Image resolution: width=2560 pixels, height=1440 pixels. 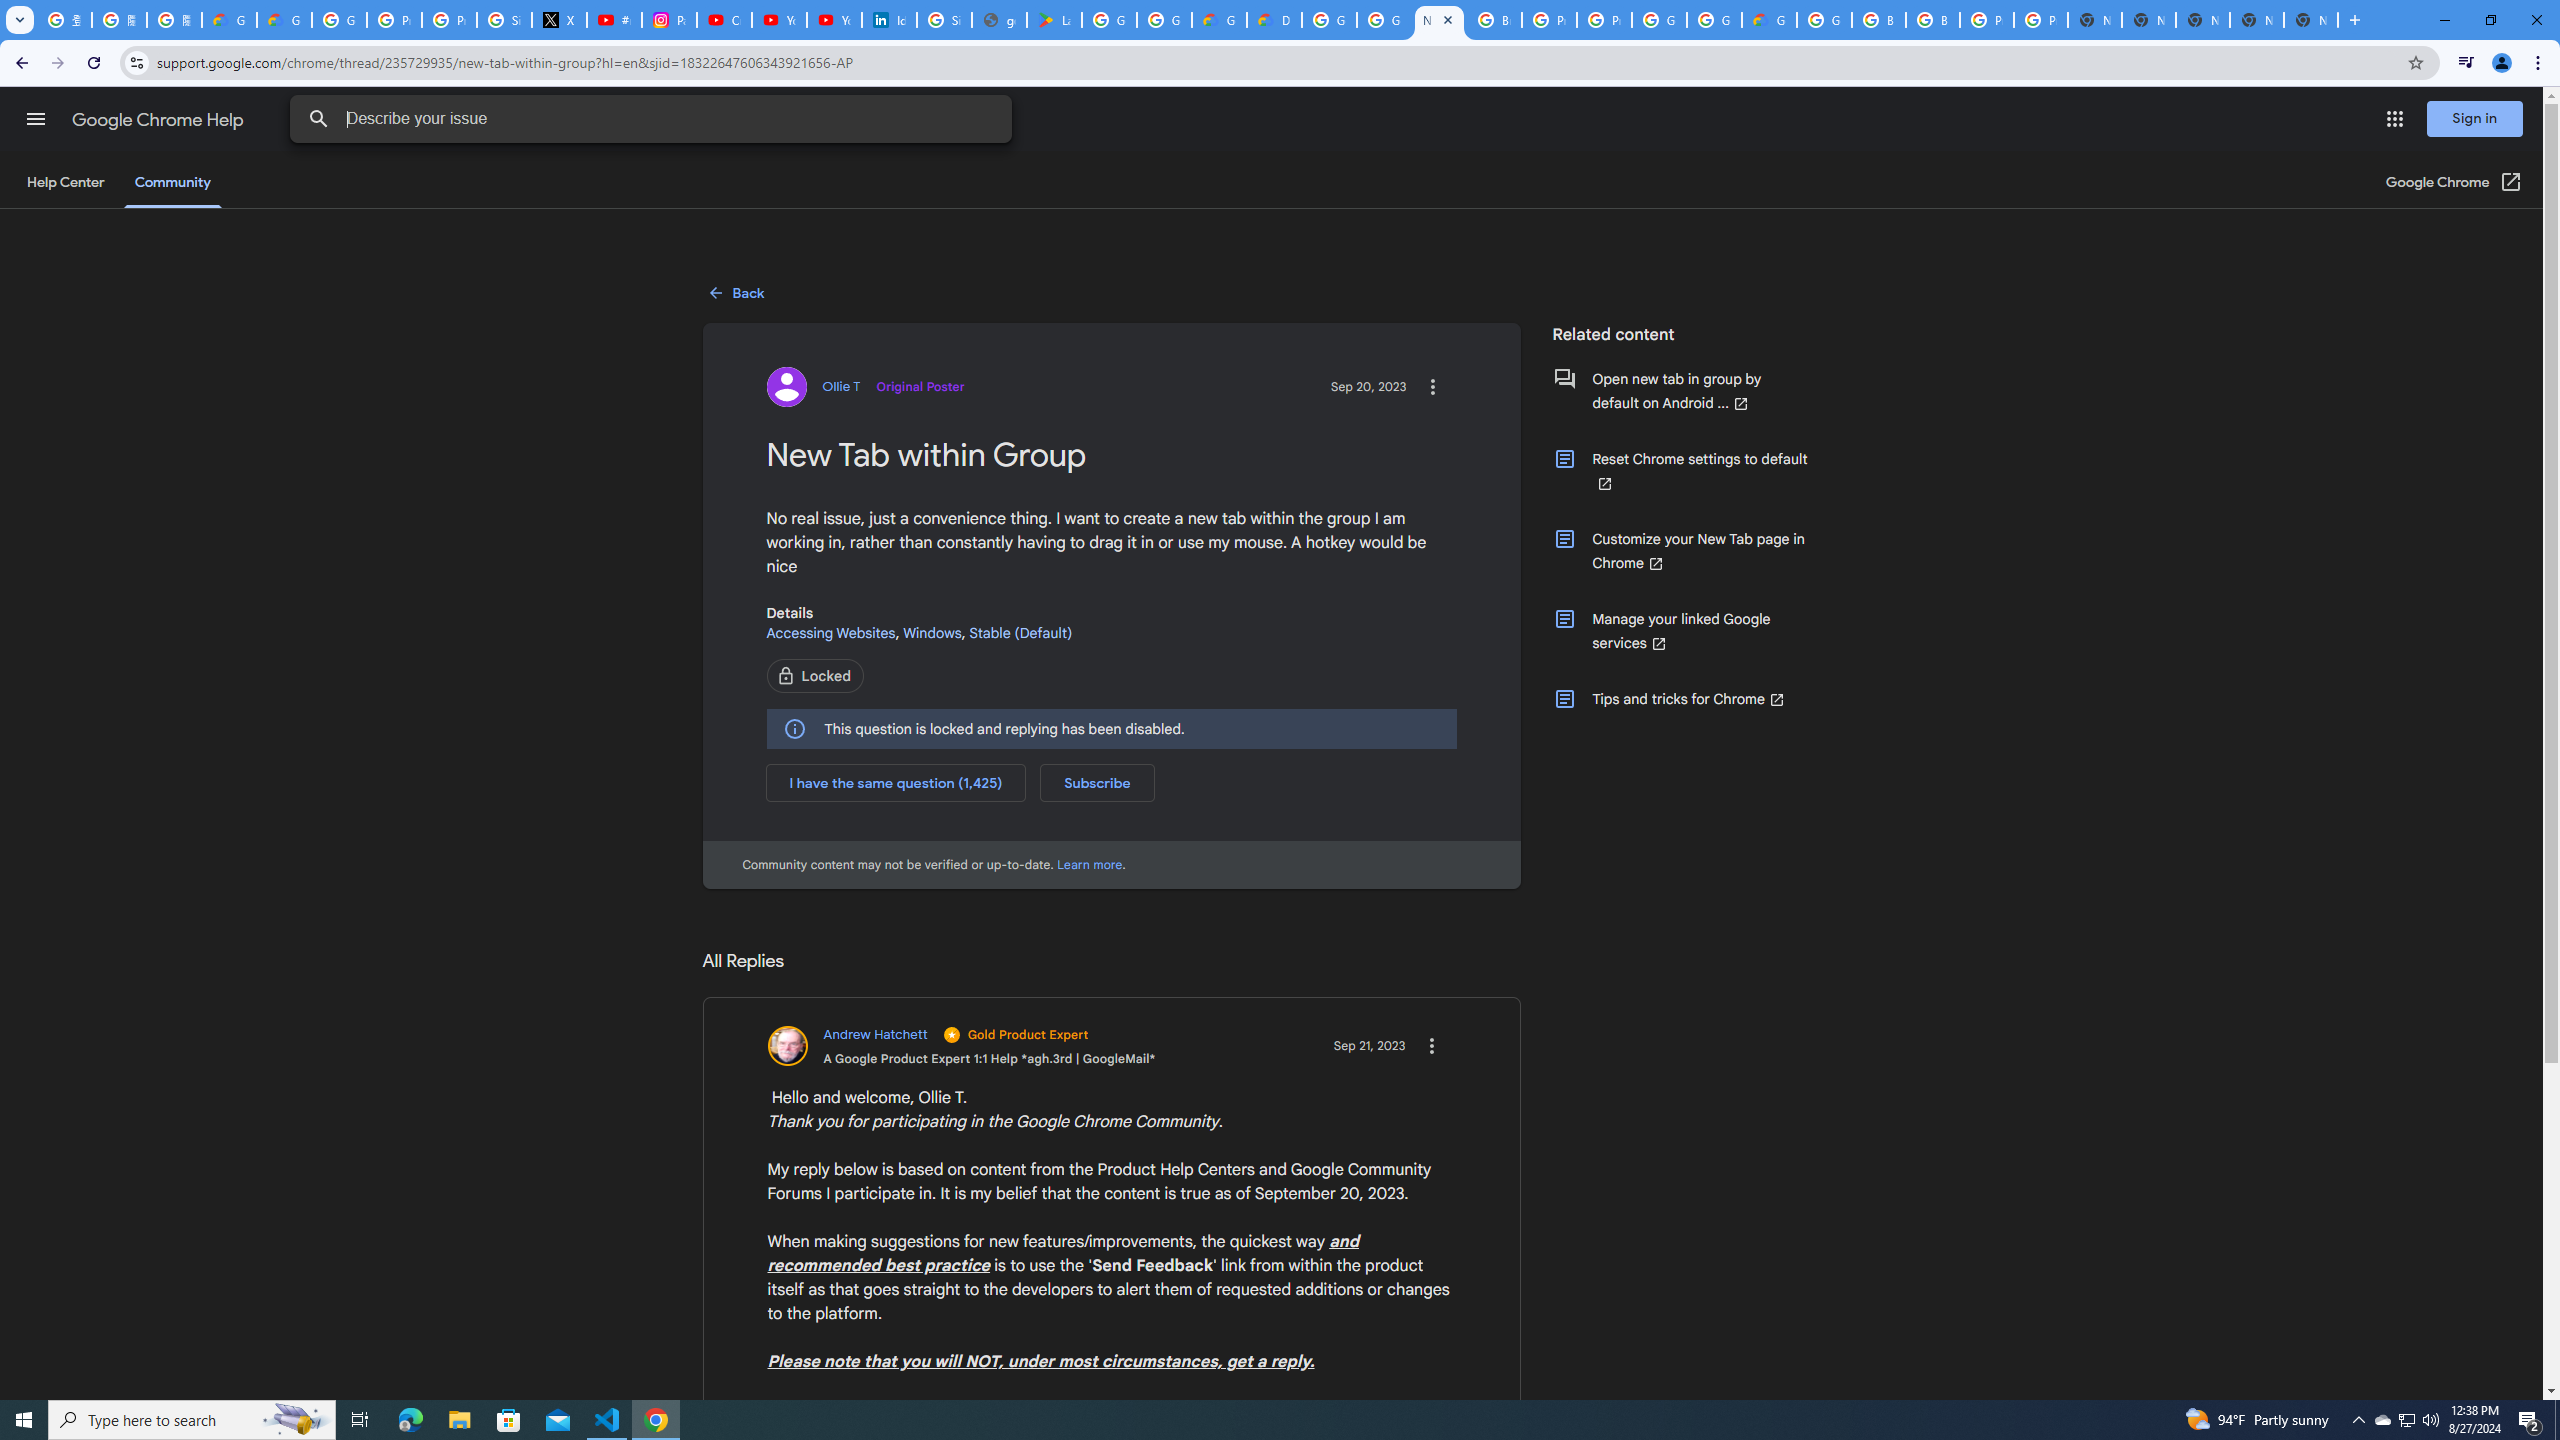 What do you see at coordinates (1089, 863) in the screenshot?
I see `'Community content may not be verified or up-to-date.'` at bounding box center [1089, 863].